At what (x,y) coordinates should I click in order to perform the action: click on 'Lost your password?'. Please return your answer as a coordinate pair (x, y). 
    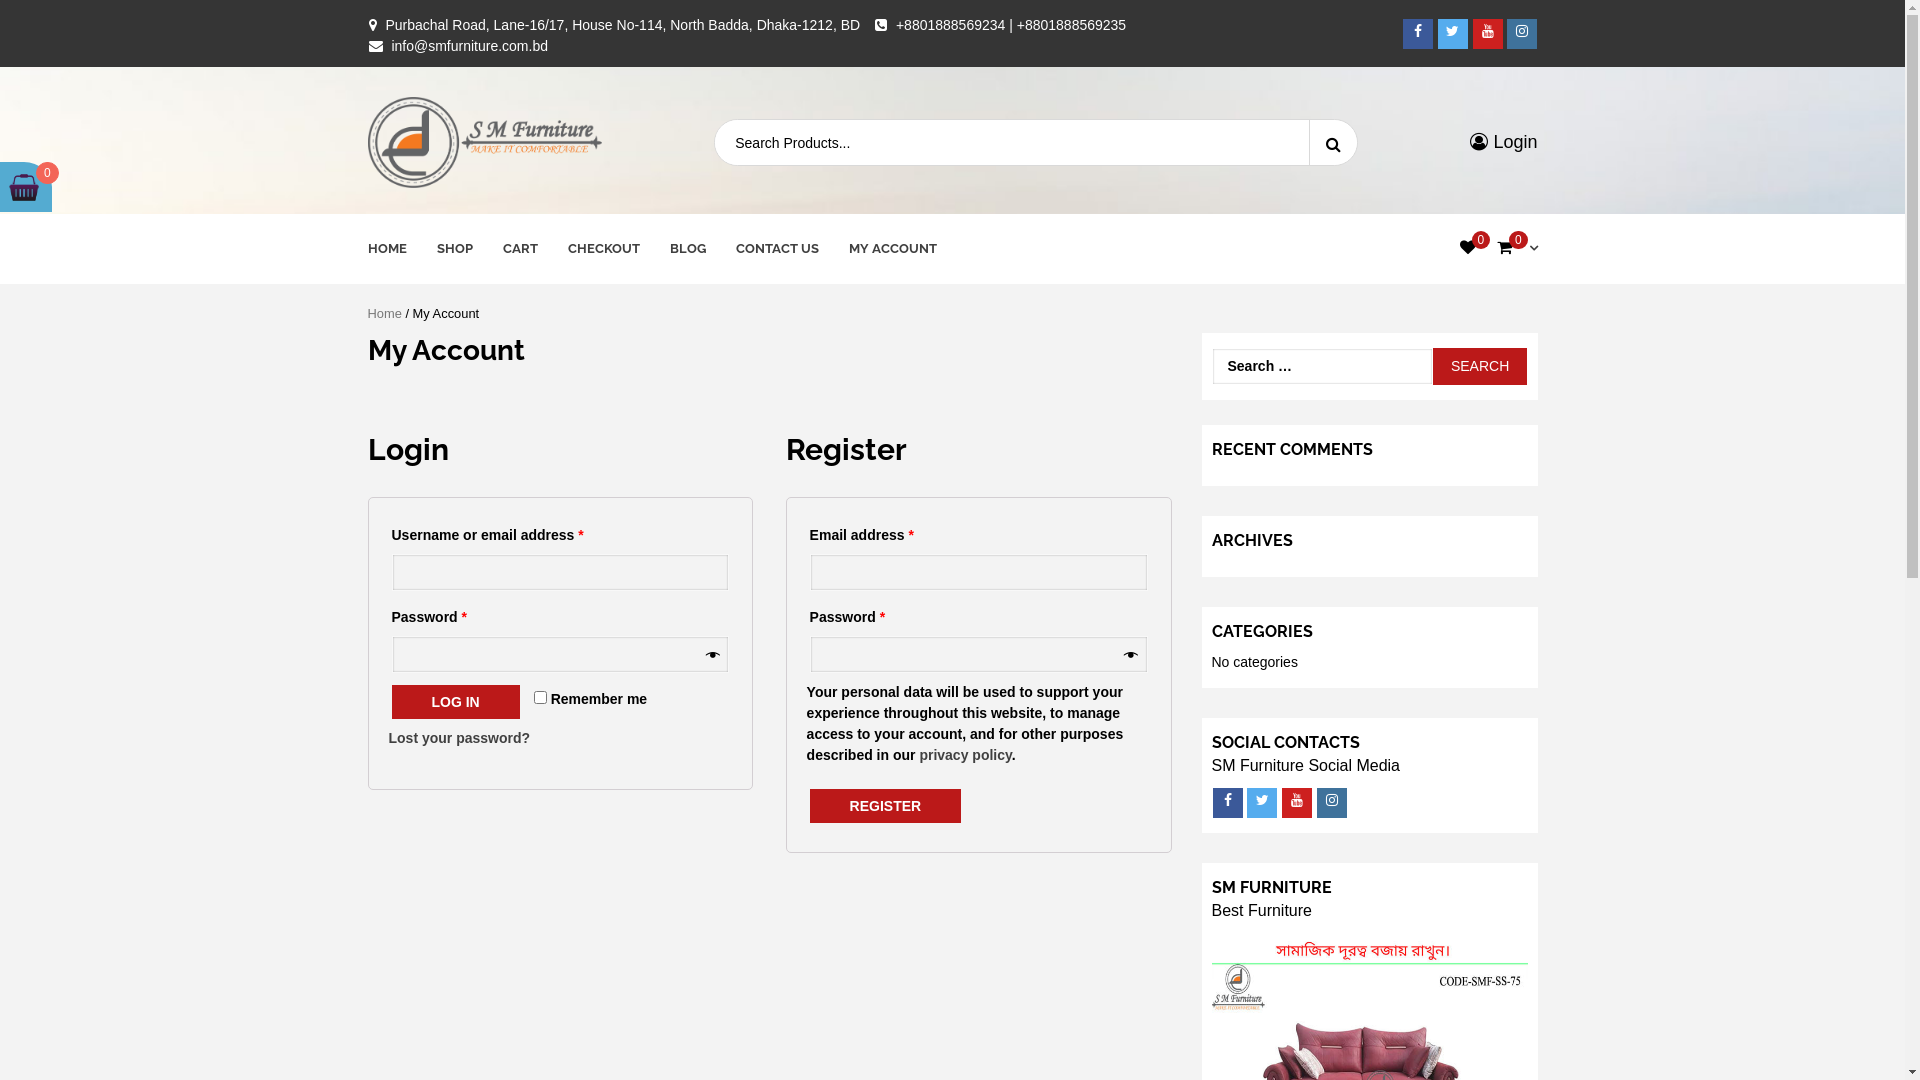
    Looking at the image, I should click on (458, 737).